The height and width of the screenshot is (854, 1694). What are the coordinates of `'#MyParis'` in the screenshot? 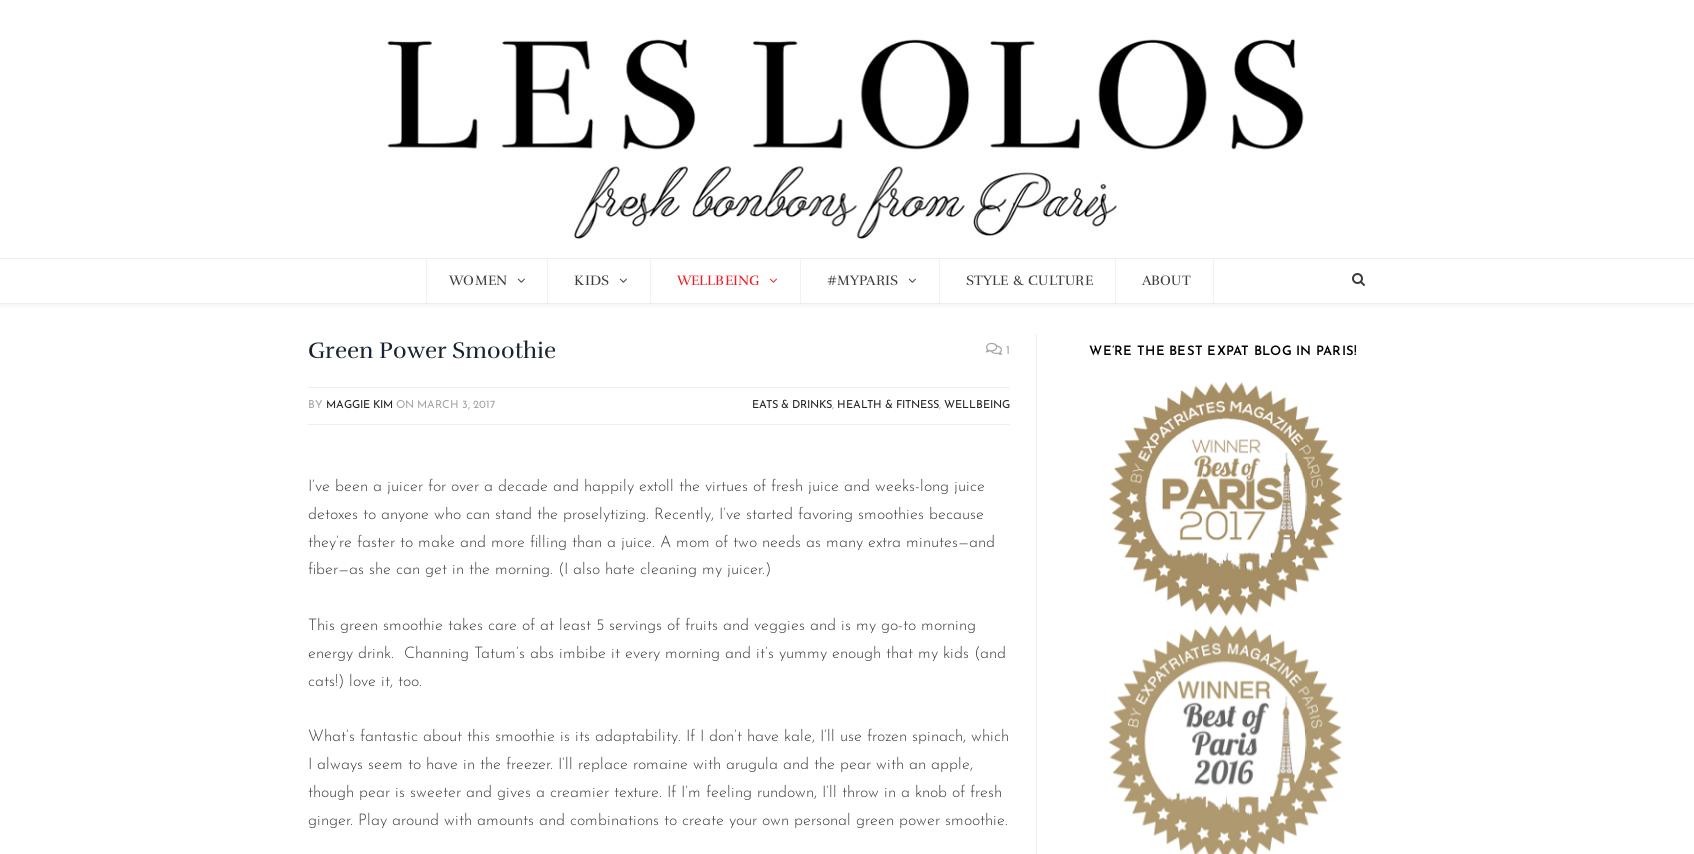 It's located at (861, 280).